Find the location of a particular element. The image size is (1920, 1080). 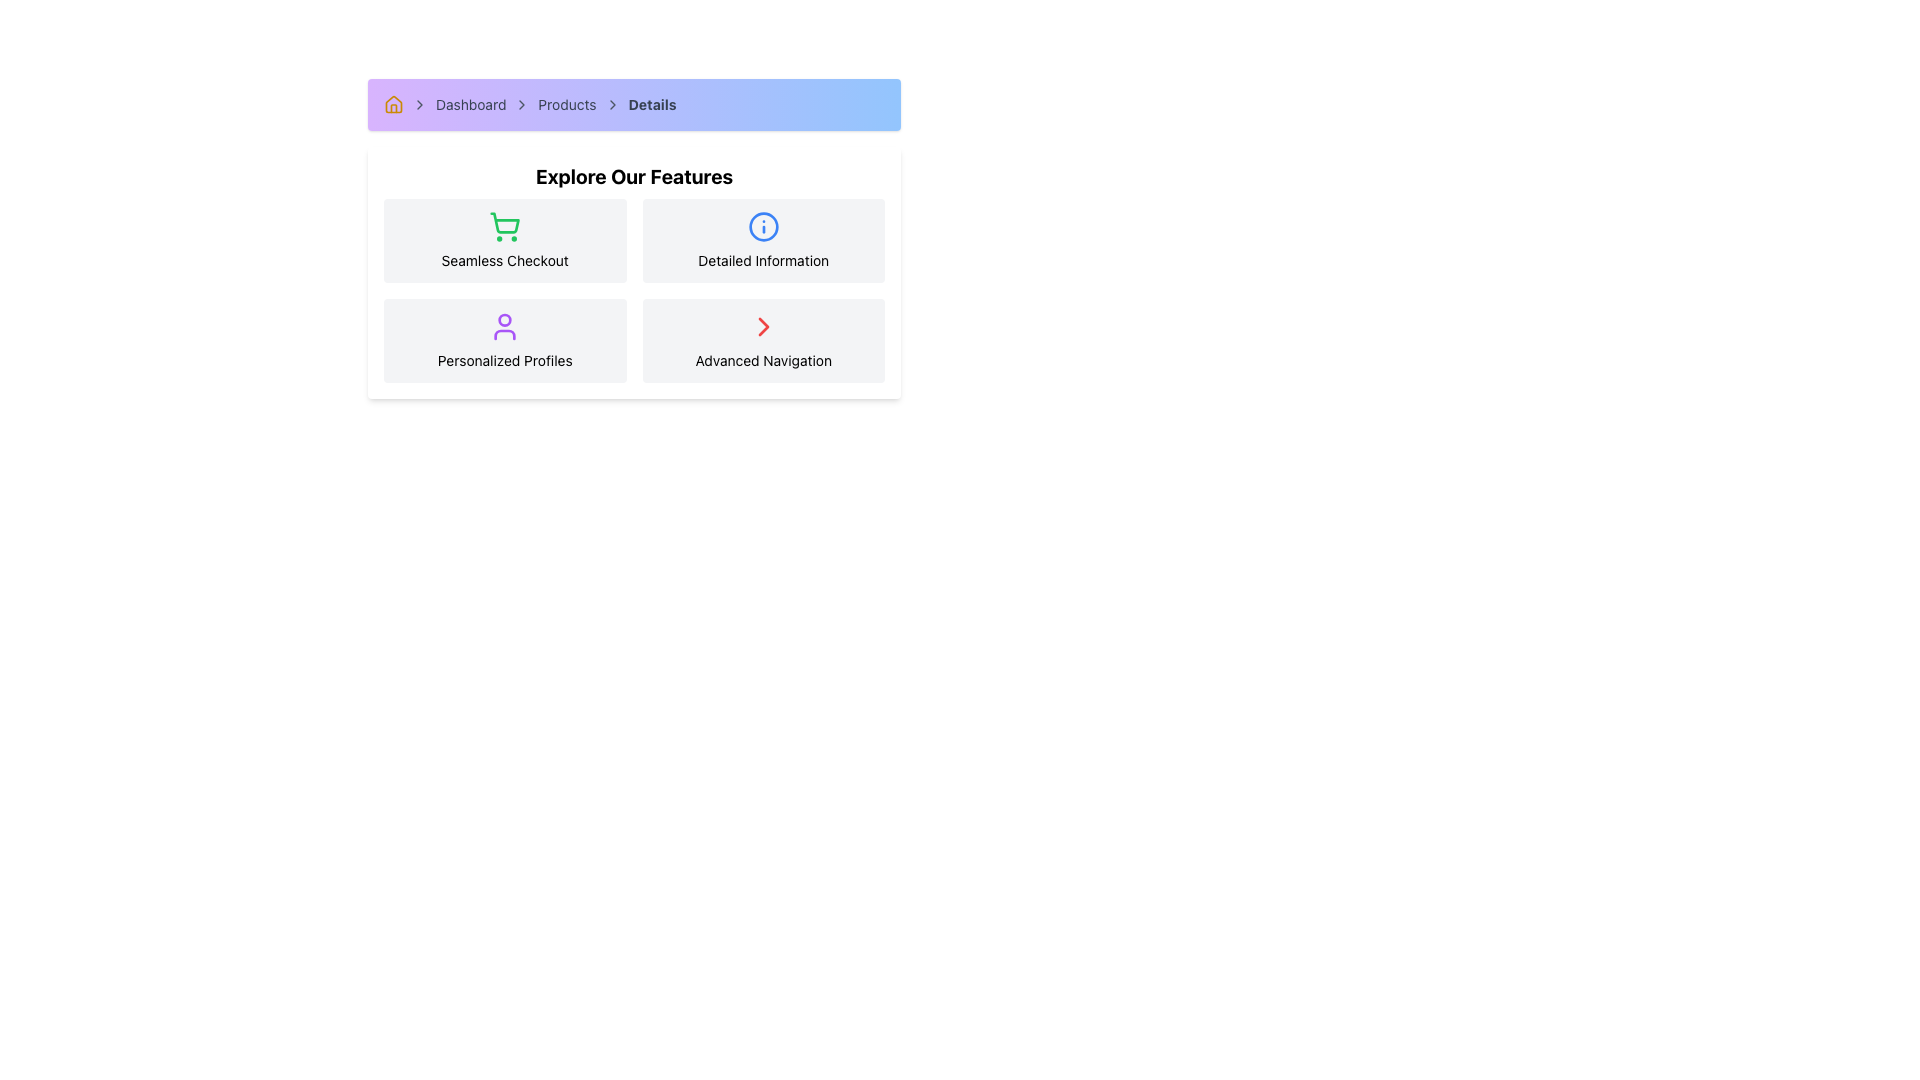

the 'Advanced Navigation' section which is a rectangular card with a light gray background and a red arrow icon pointing right, located in the bottom-right of the 'Explore Our Features' panel is located at coordinates (762, 339).